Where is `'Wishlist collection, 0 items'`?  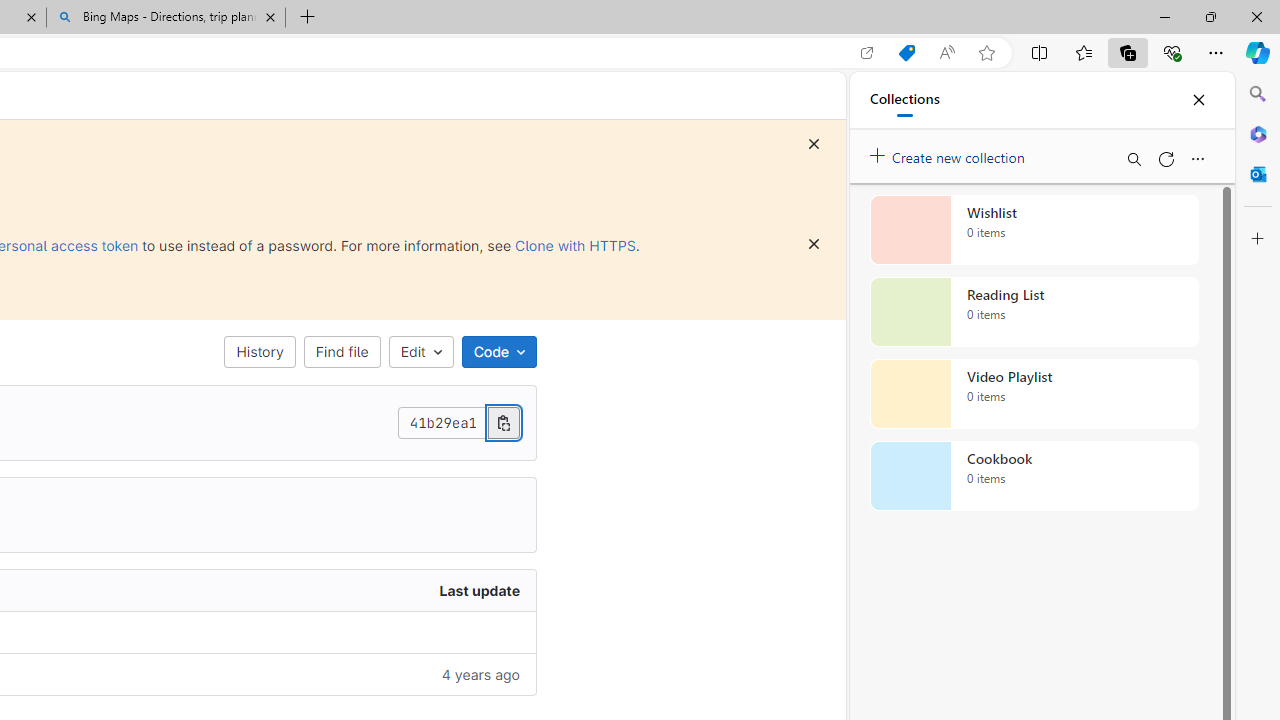
'Wishlist collection, 0 items' is located at coordinates (1034, 229).